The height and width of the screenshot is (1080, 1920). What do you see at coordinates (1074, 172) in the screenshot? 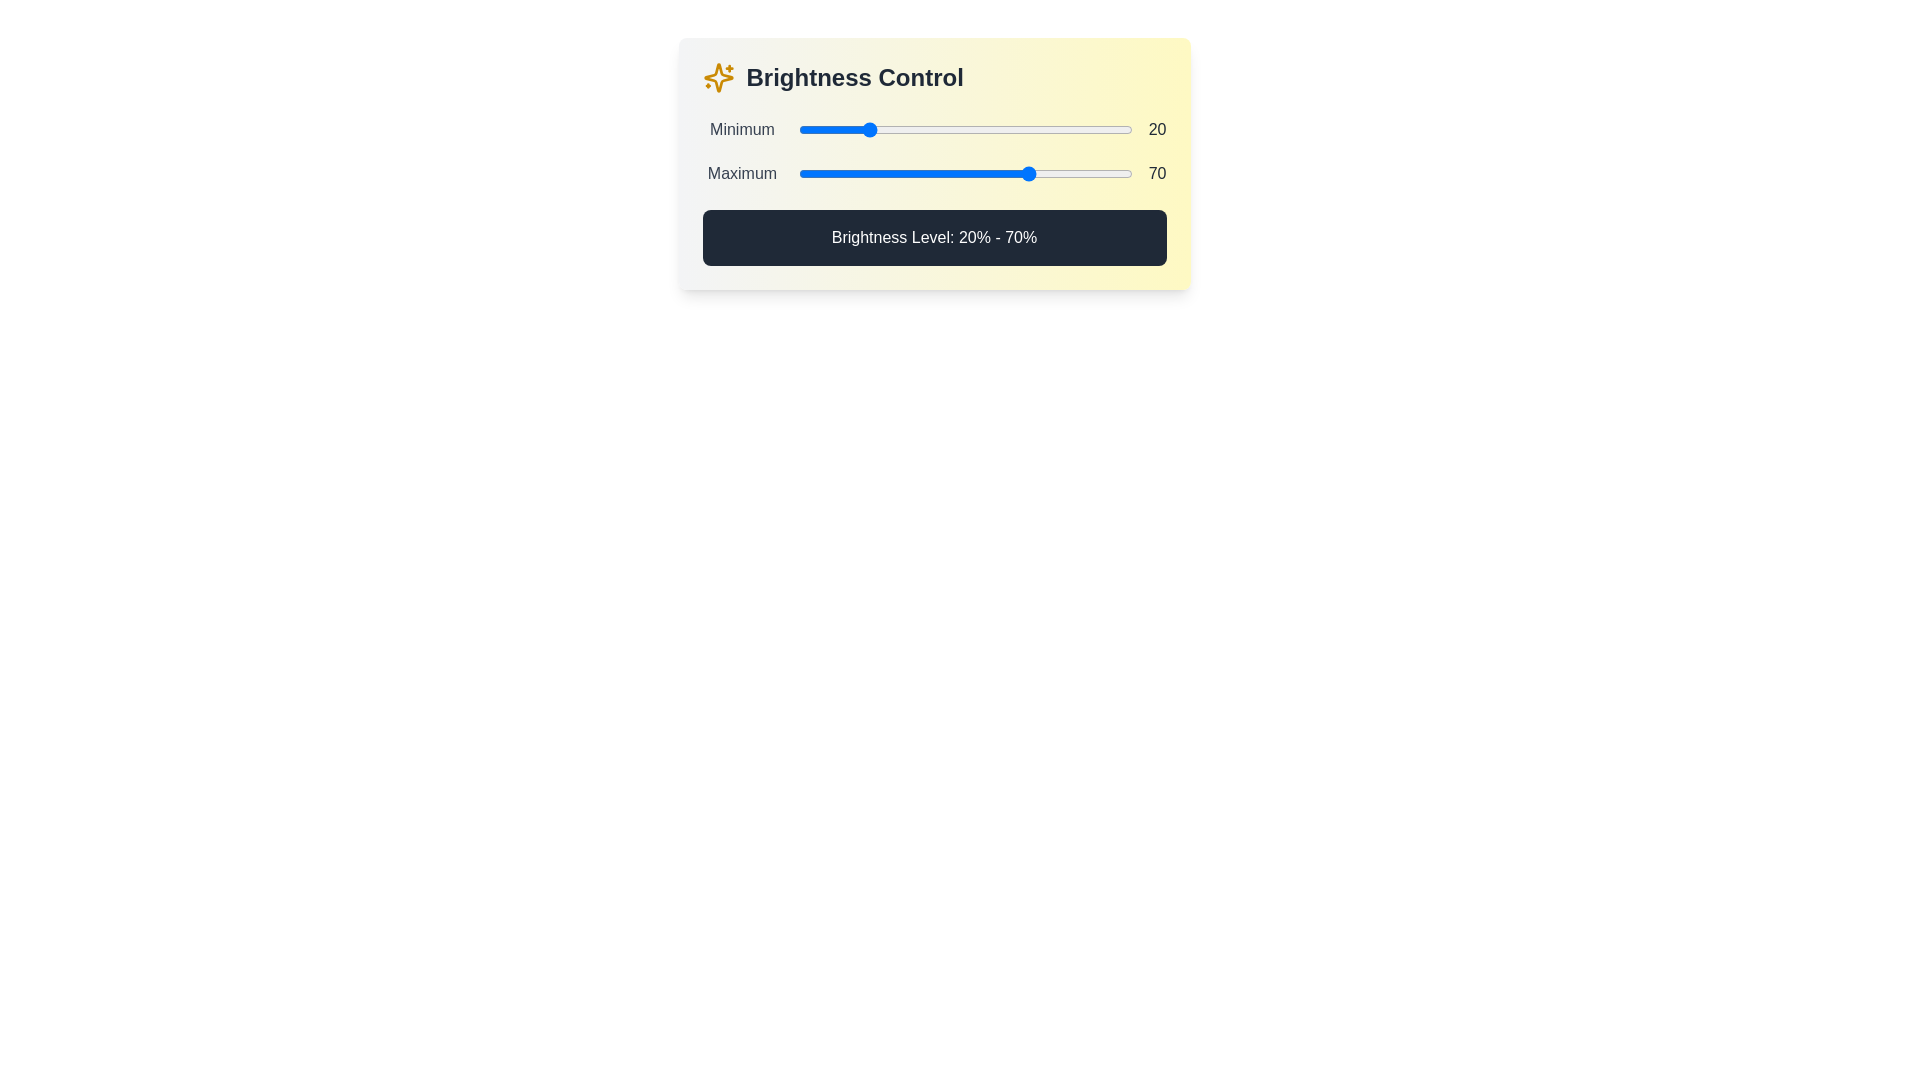
I see `the maximum brightness level to 83% by interacting with the second slider` at bounding box center [1074, 172].